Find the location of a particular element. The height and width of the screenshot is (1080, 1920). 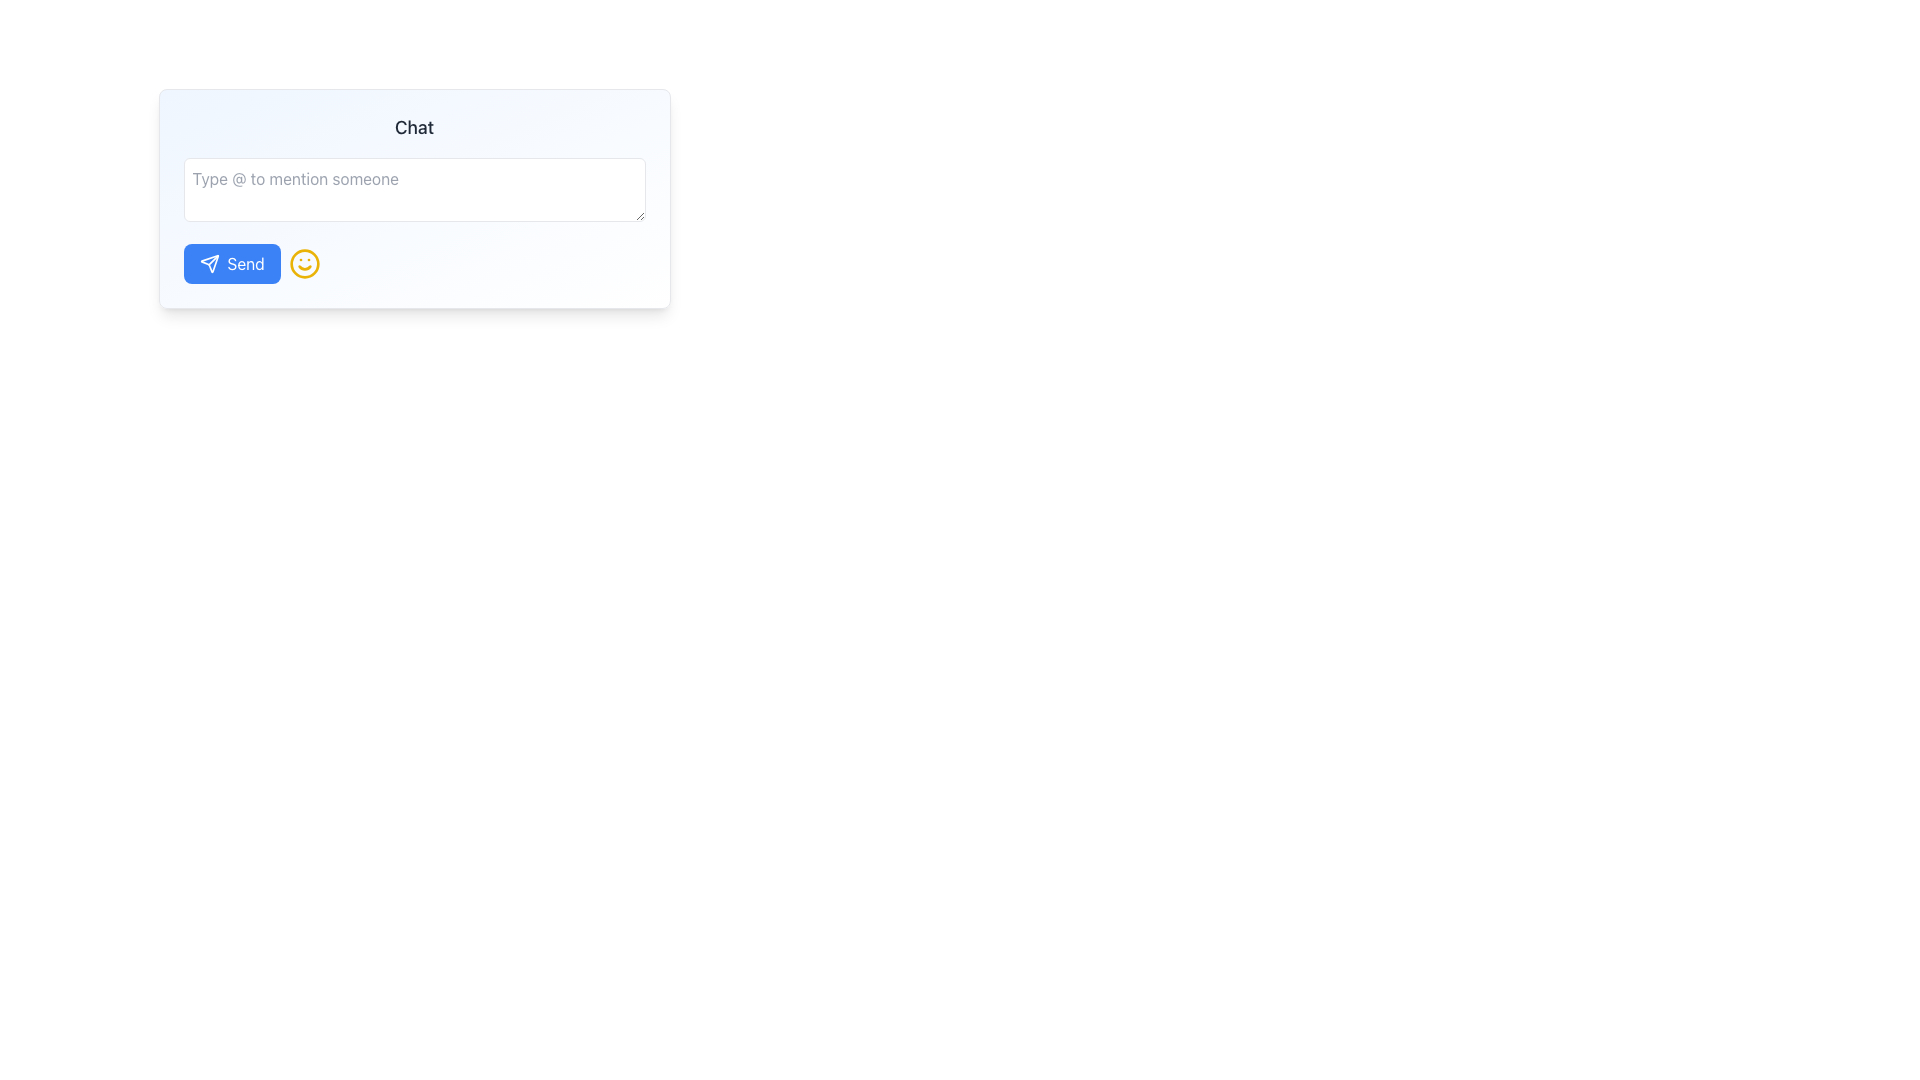

the decorative icon within the 'Send' button, located to the left of the label 'Send', which visually represents the action of sending a message is located at coordinates (209, 262).